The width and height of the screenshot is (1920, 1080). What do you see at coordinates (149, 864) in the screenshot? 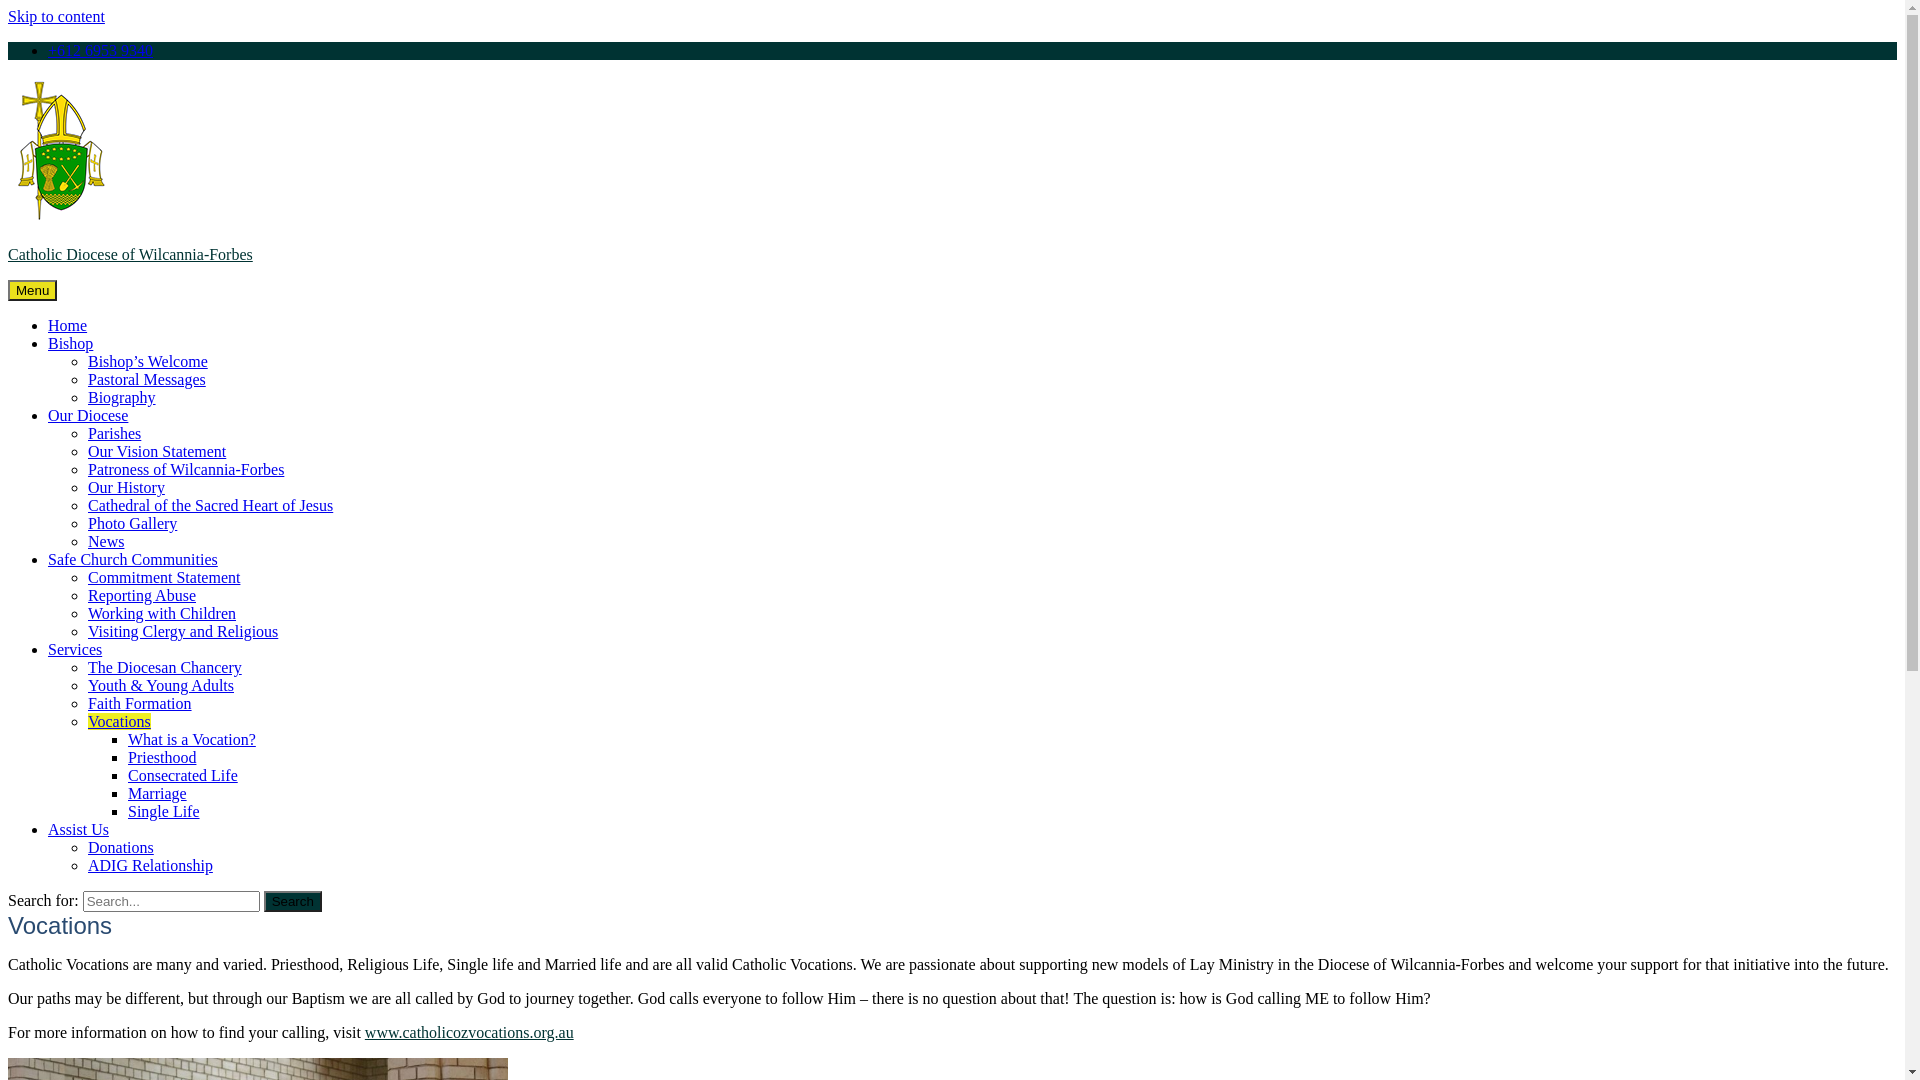
I see `'ADIG Relationship'` at bounding box center [149, 864].